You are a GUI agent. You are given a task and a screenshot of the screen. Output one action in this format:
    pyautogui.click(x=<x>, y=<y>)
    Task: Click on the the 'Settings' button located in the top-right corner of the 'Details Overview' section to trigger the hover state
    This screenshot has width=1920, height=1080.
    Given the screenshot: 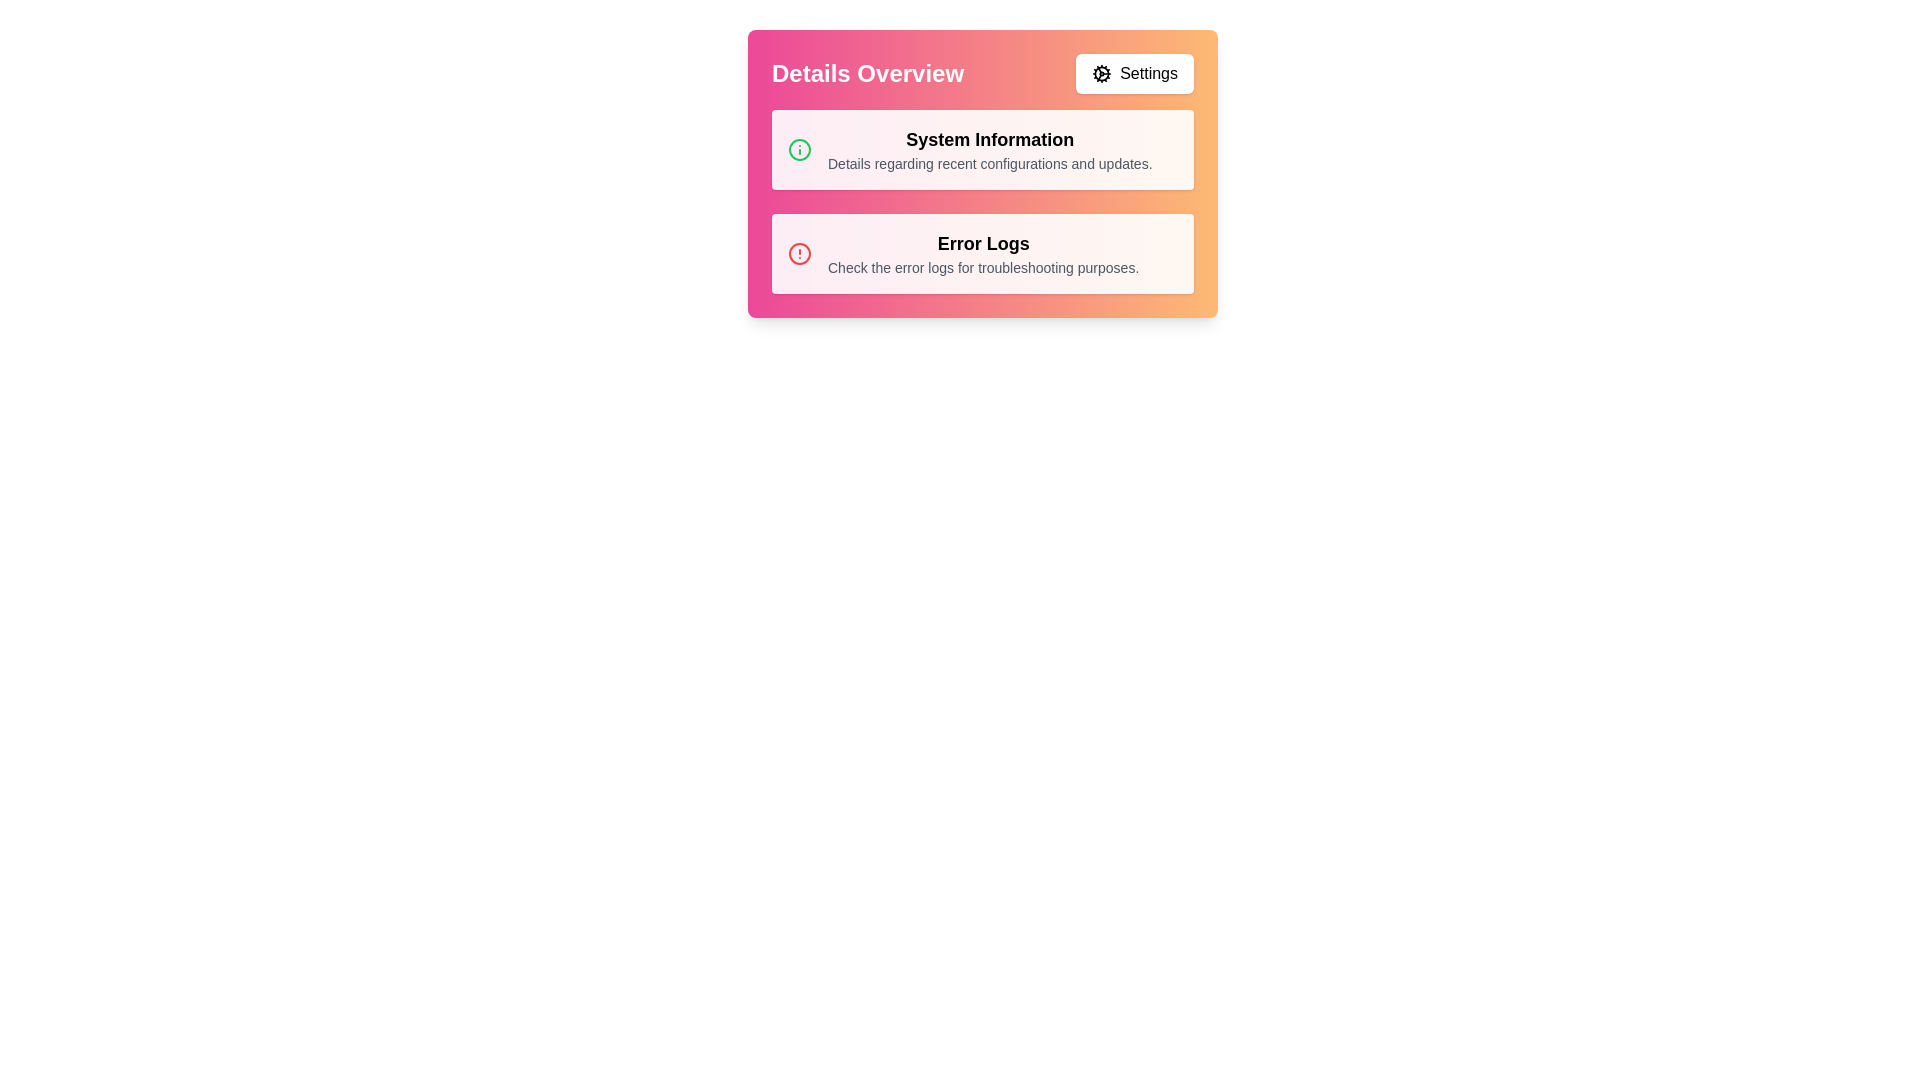 What is the action you would take?
    pyautogui.click(x=1135, y=72)
    